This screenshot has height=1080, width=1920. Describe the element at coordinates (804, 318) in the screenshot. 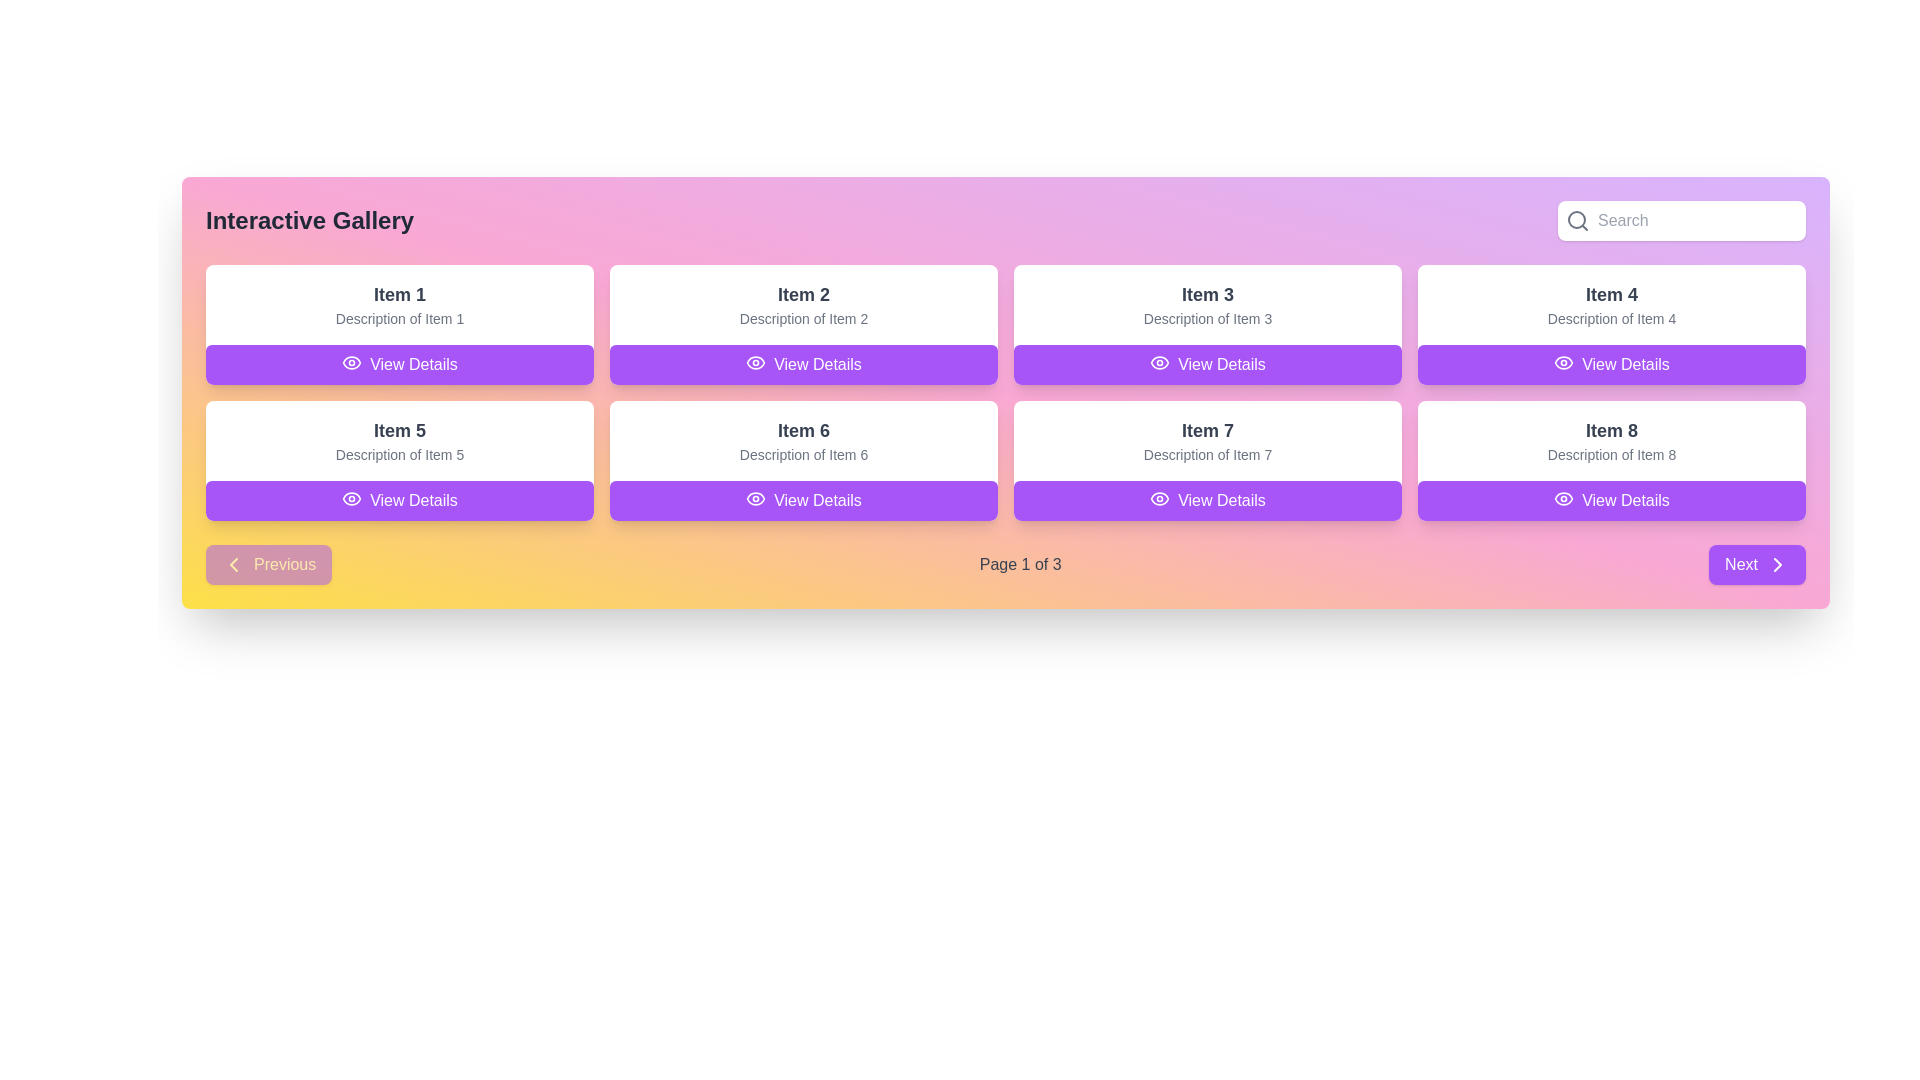

I see `text label that says 'Description of Item 2', which is a small gray font text located directly below the bold text 'Item 2'` at that location.